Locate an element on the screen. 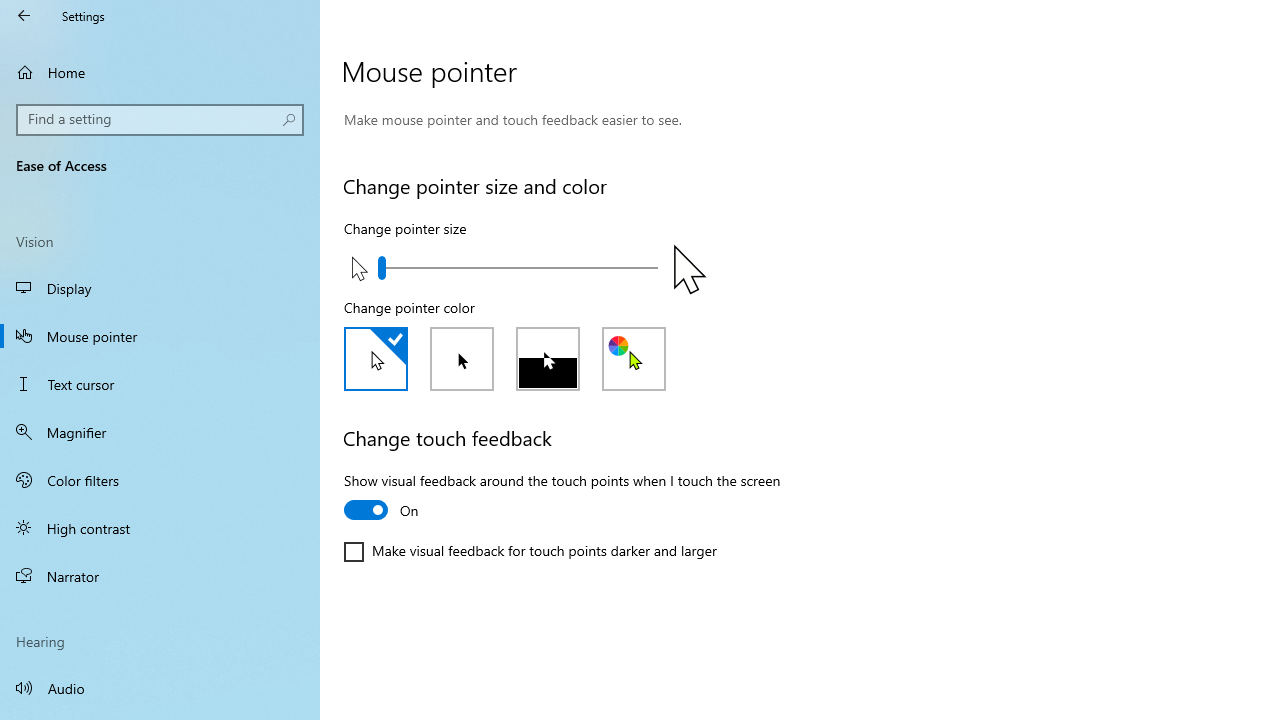  'Audio' is located at coordinates (160, 686).